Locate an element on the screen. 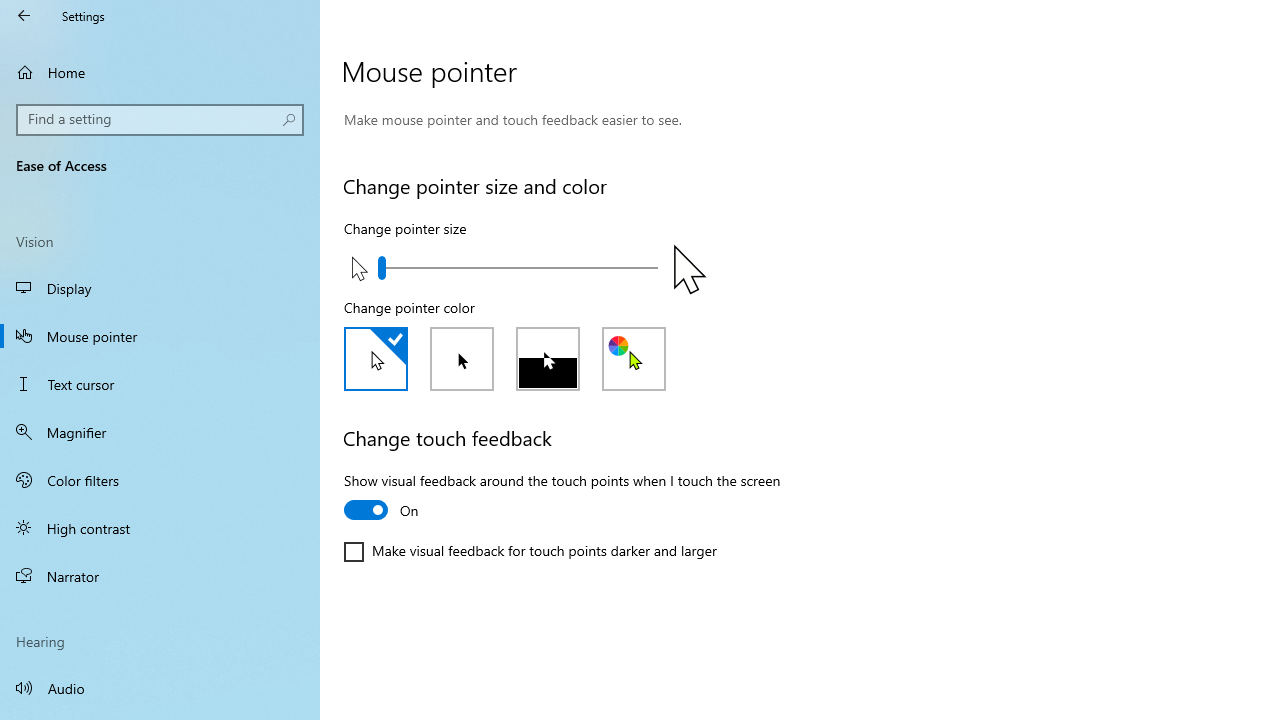  'Audio' is located at coordinates (160, 686).